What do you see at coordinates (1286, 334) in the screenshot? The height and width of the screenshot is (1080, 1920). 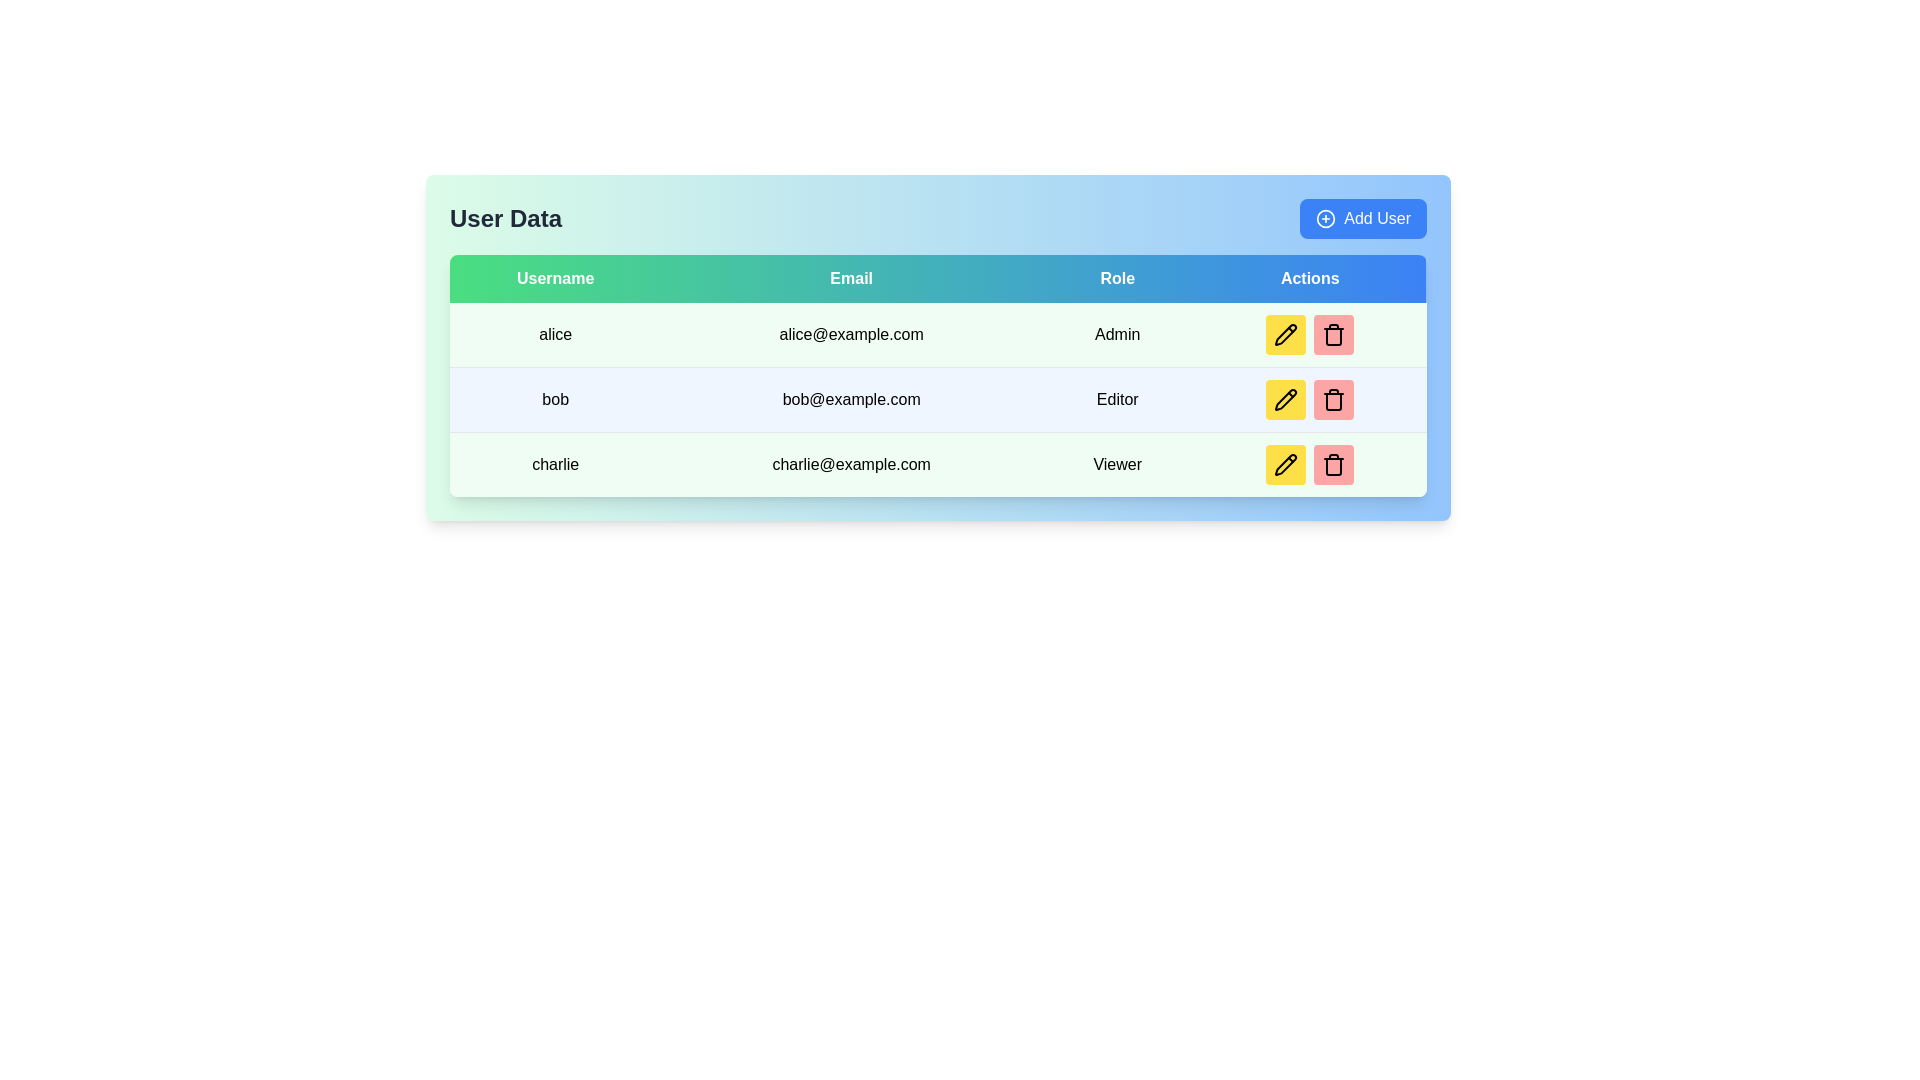 I see `the yellow pencil icon in the 'Actions' column of the first row, corresponding to the 'alice' user entry` at bounding box center [1286, 334].